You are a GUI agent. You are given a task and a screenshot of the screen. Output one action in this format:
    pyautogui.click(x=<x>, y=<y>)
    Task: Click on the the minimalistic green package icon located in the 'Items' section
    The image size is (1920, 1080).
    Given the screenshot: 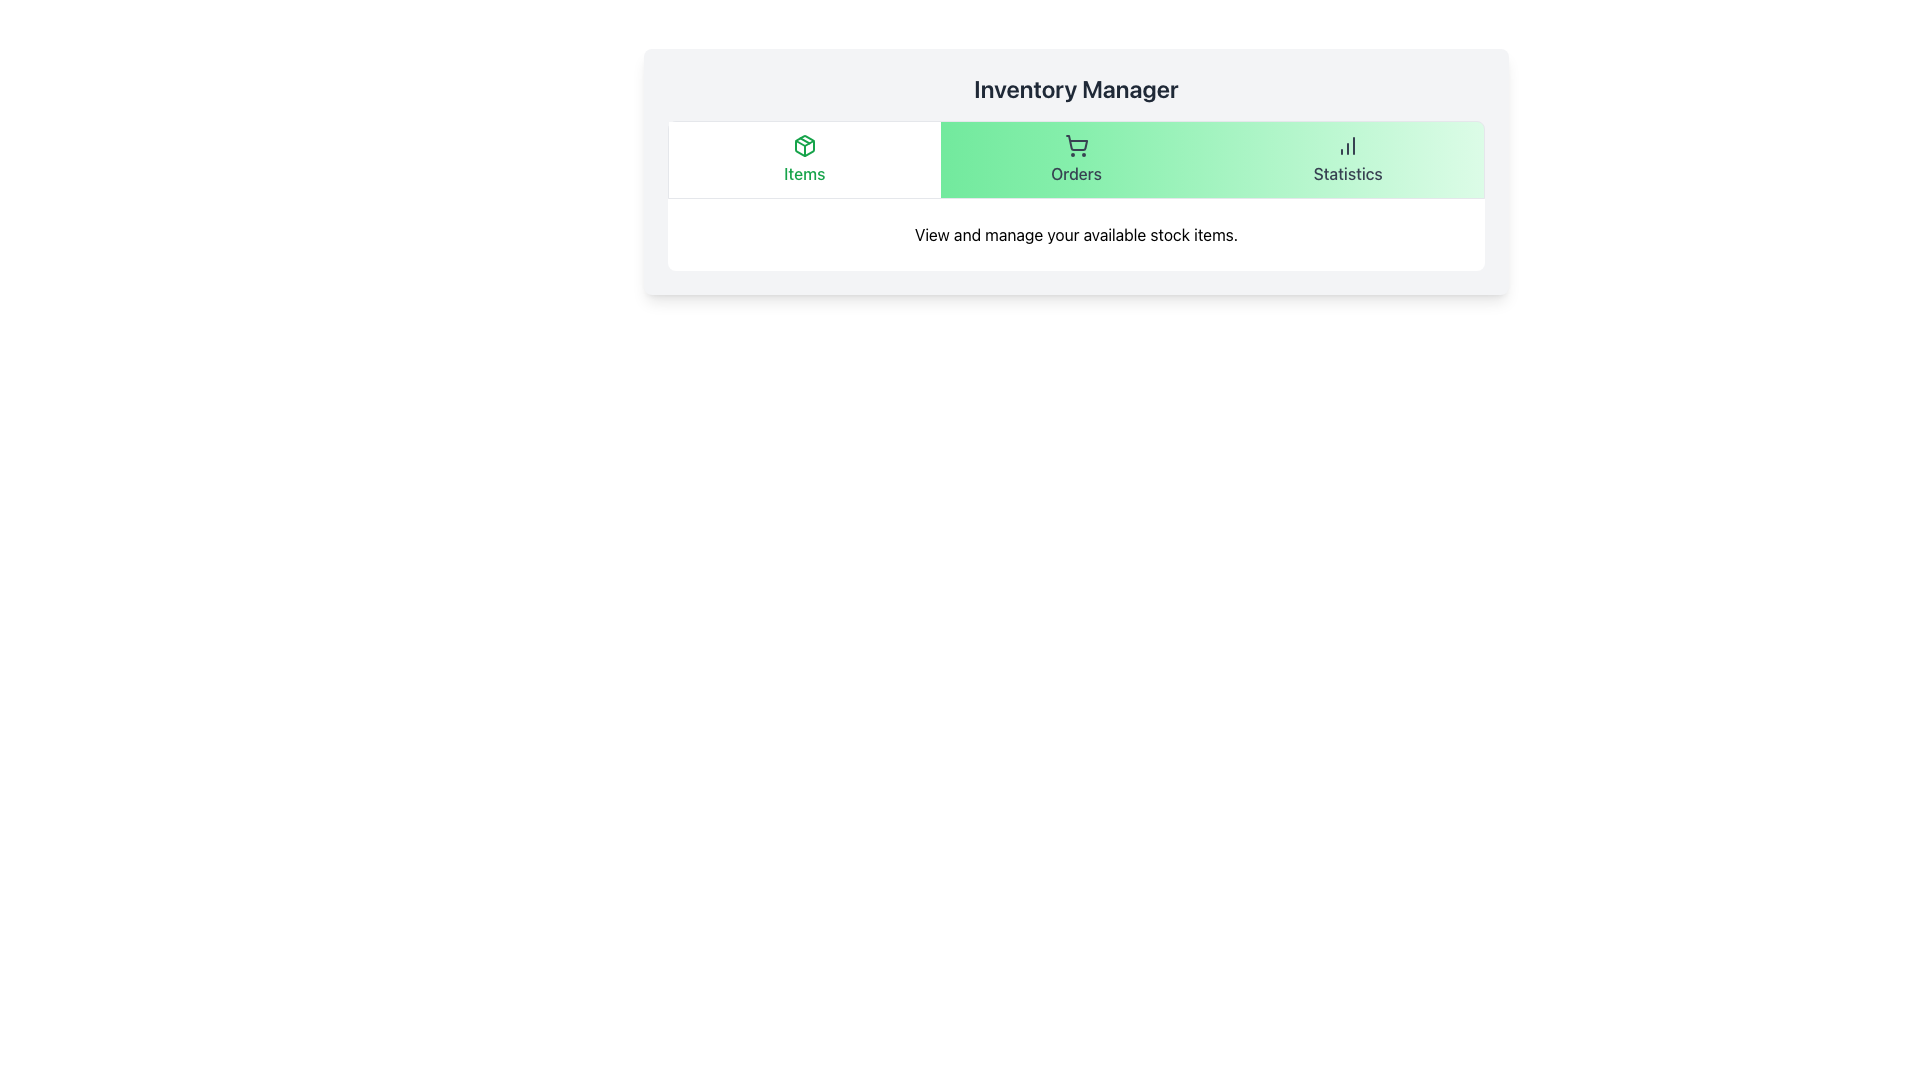 What is the action you would take?
    pyautogui.click(x=804, y=145)
    